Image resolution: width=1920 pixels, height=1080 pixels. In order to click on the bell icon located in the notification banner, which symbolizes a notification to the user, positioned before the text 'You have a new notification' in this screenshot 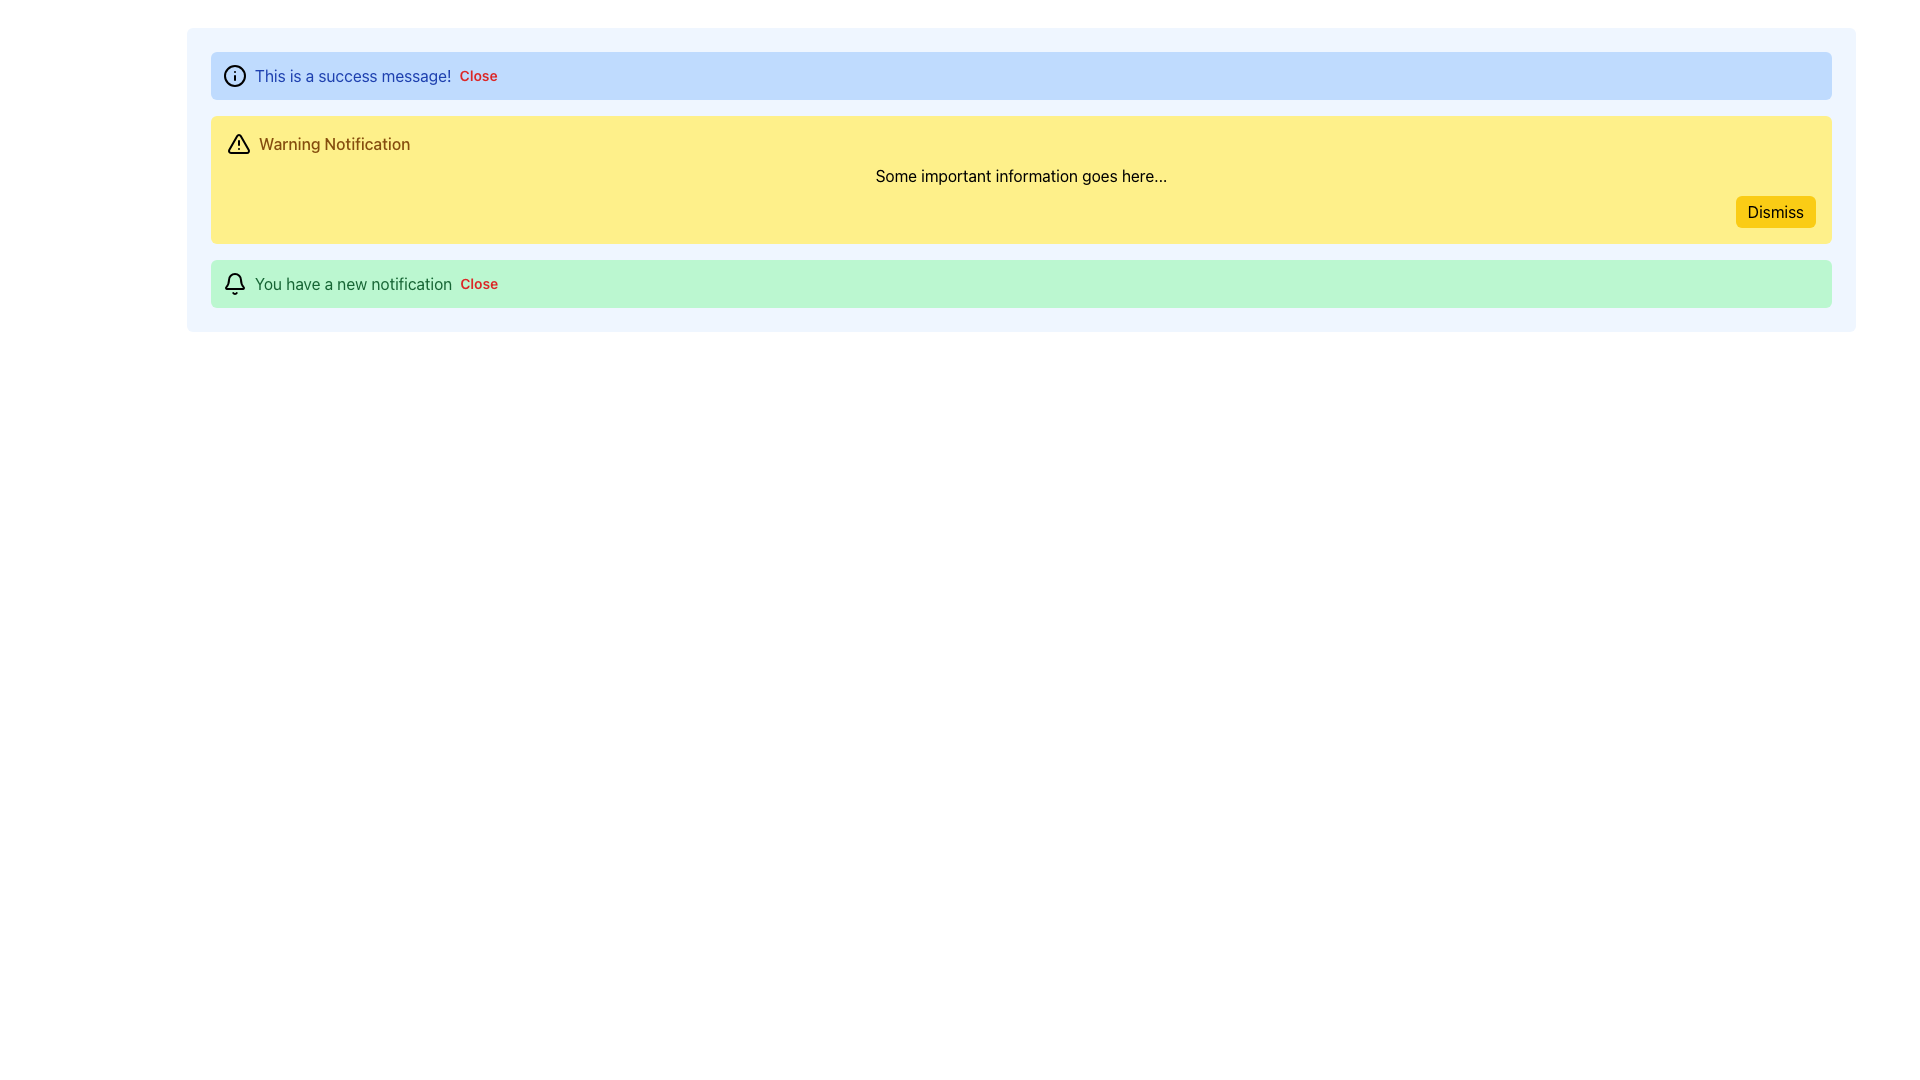, I will do `click(235, 284)`.